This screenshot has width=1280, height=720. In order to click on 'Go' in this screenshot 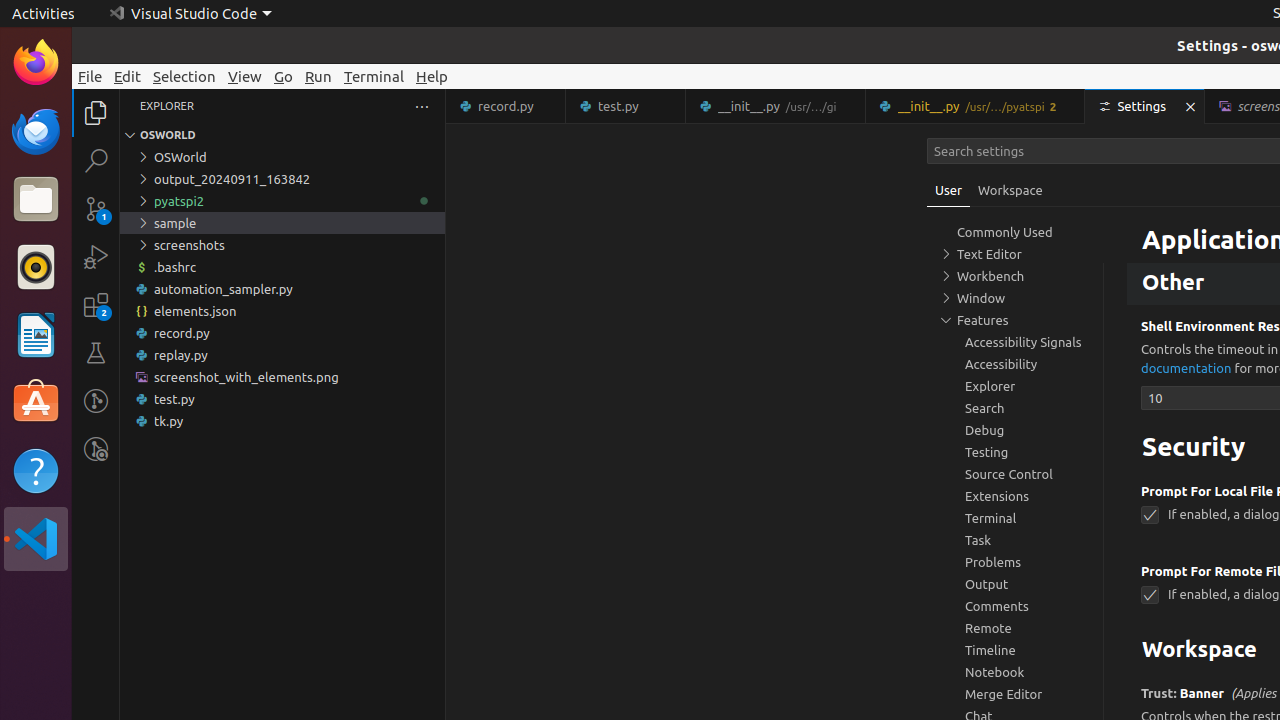, I will do `click(282, 75)`.